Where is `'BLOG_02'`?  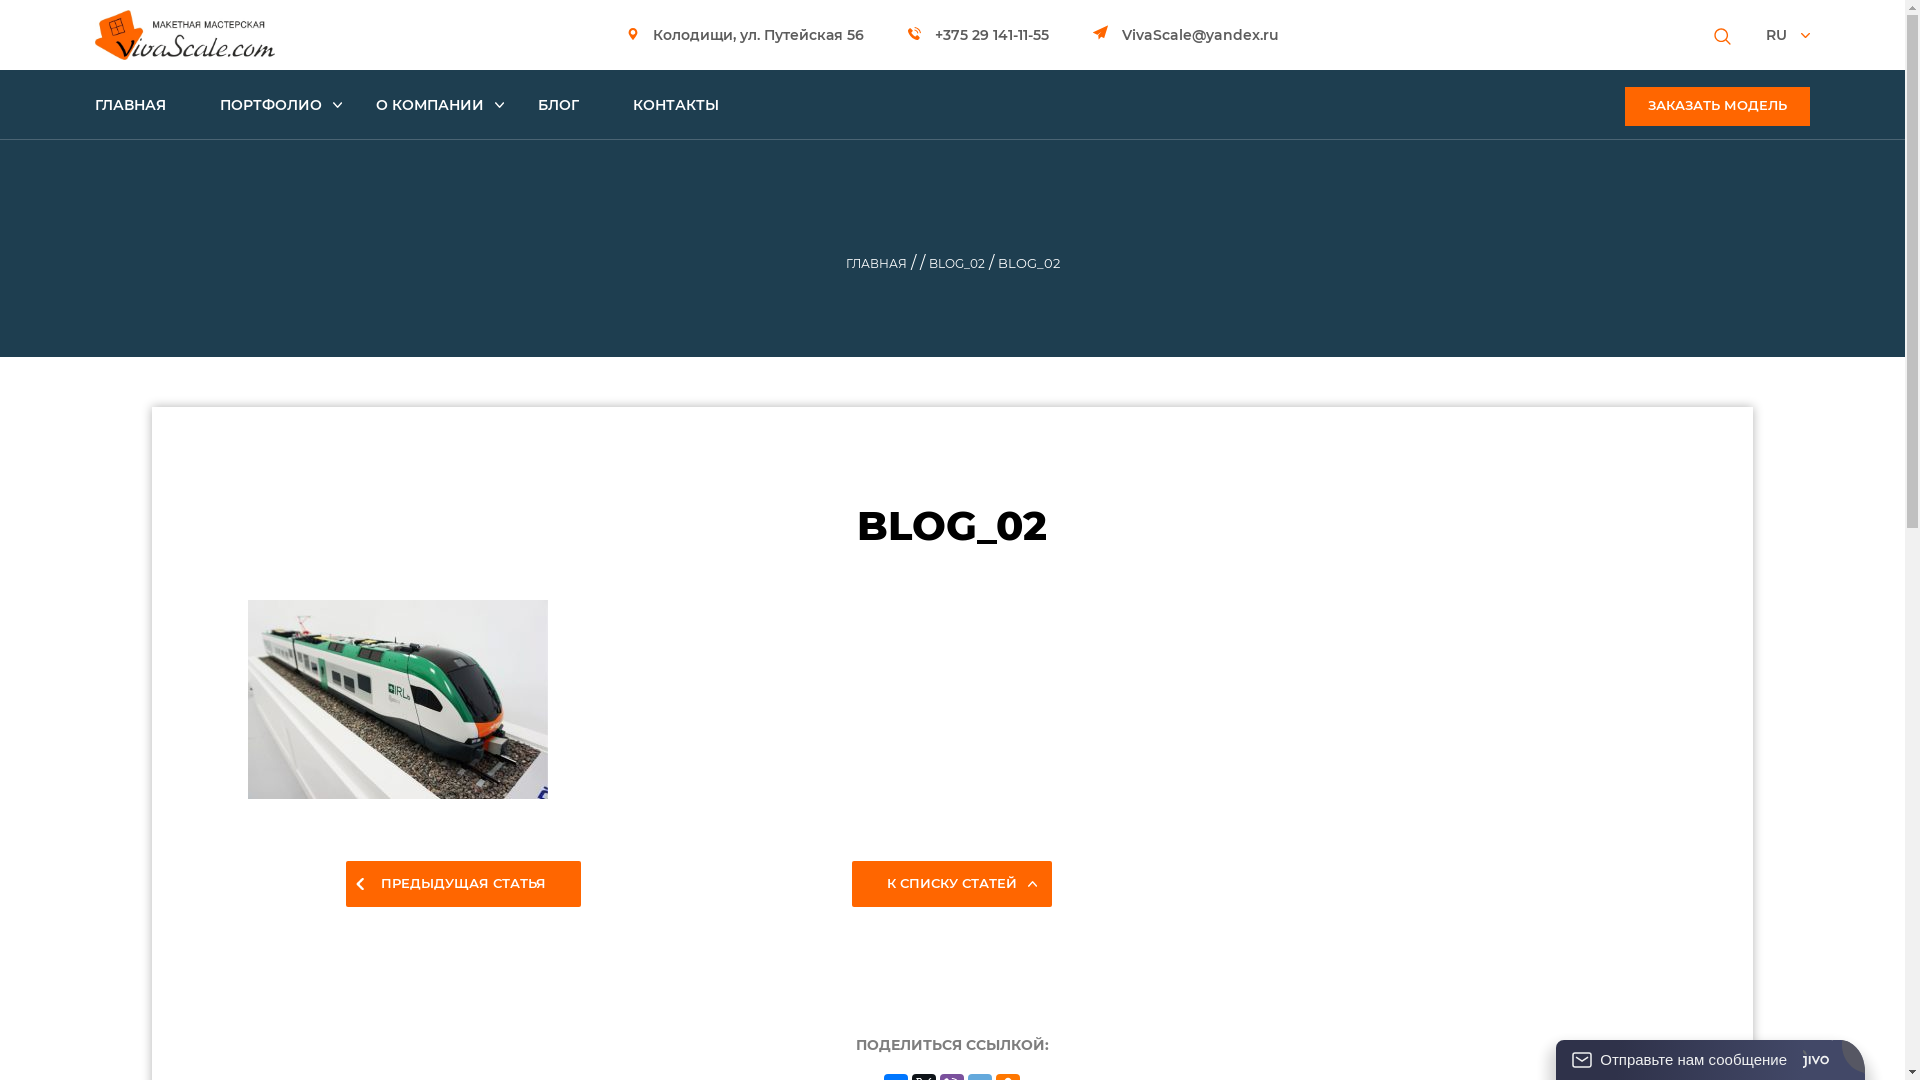
'BLOG_02' is located at coordinates (926, 262).